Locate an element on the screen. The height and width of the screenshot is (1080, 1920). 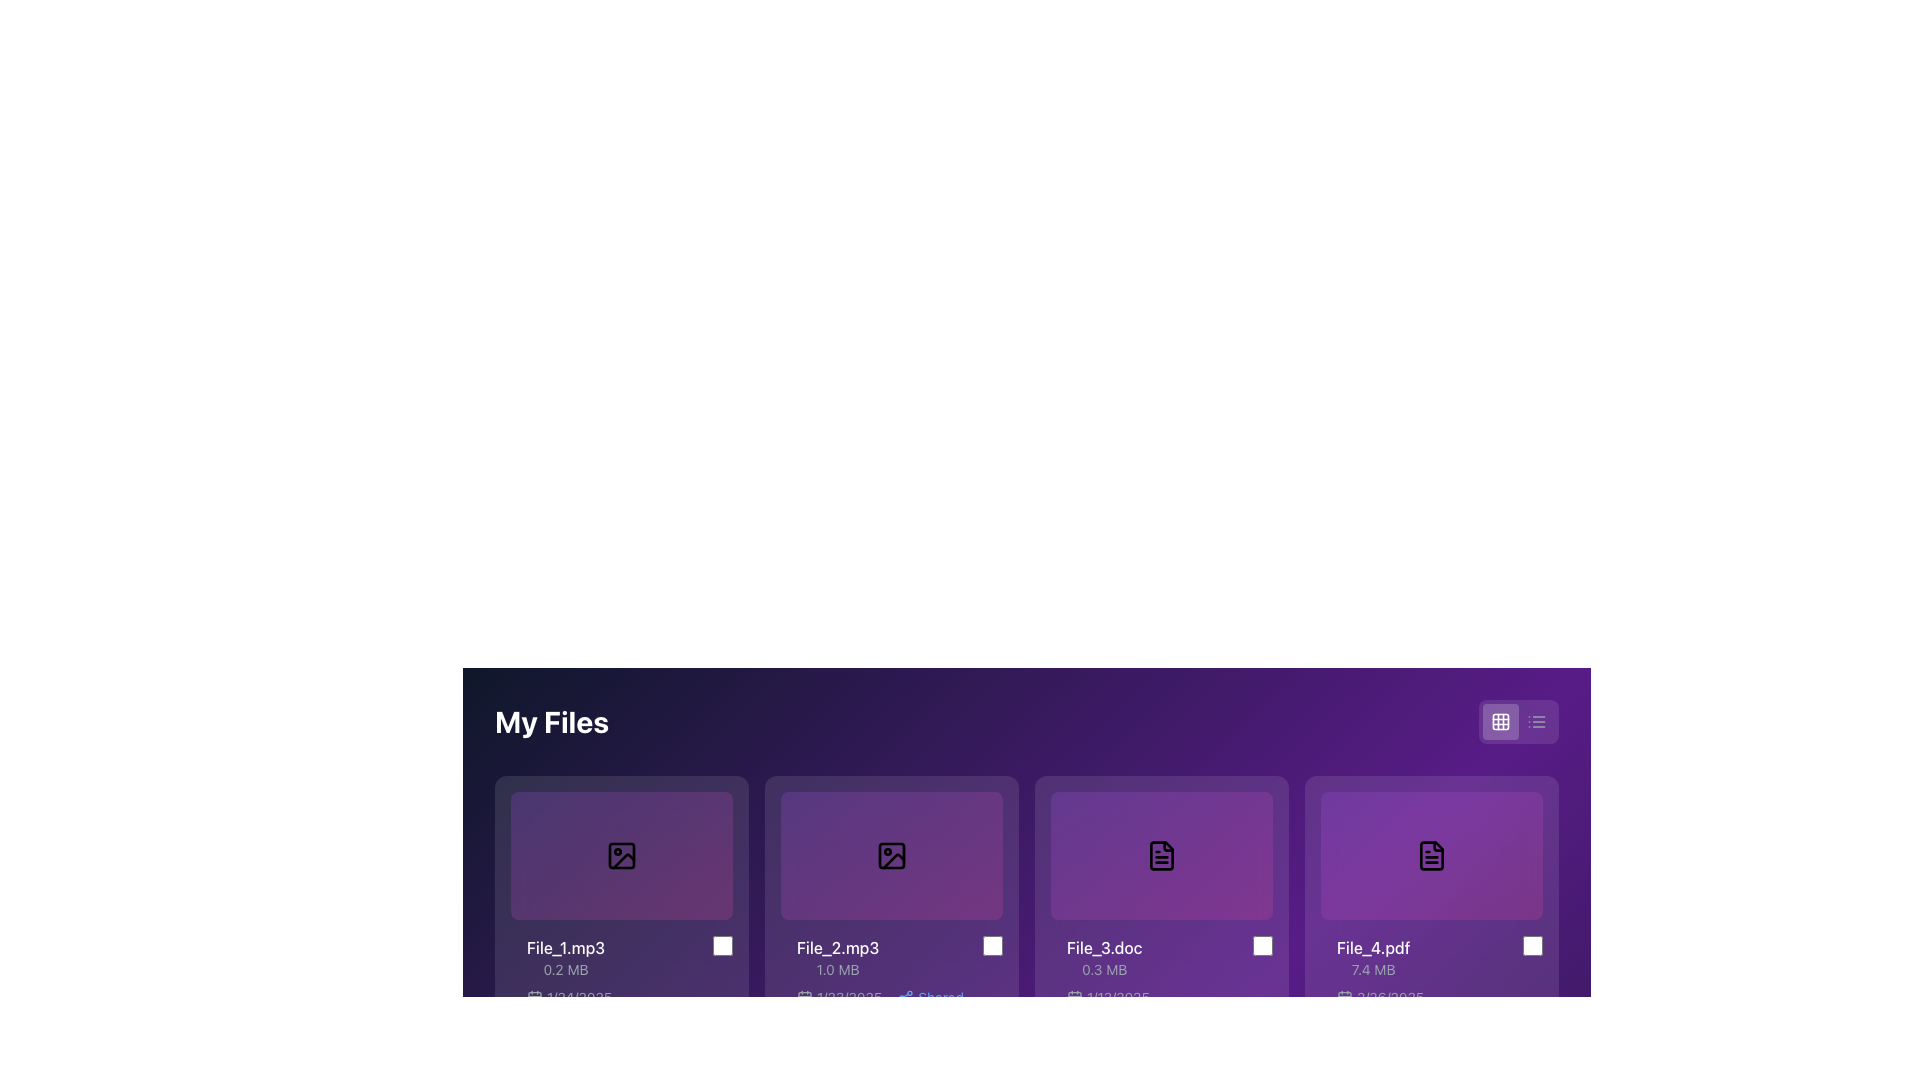
the List item containing the file name 'File_4.pdf' with a checkbox is located at coordinates (1440, 956).